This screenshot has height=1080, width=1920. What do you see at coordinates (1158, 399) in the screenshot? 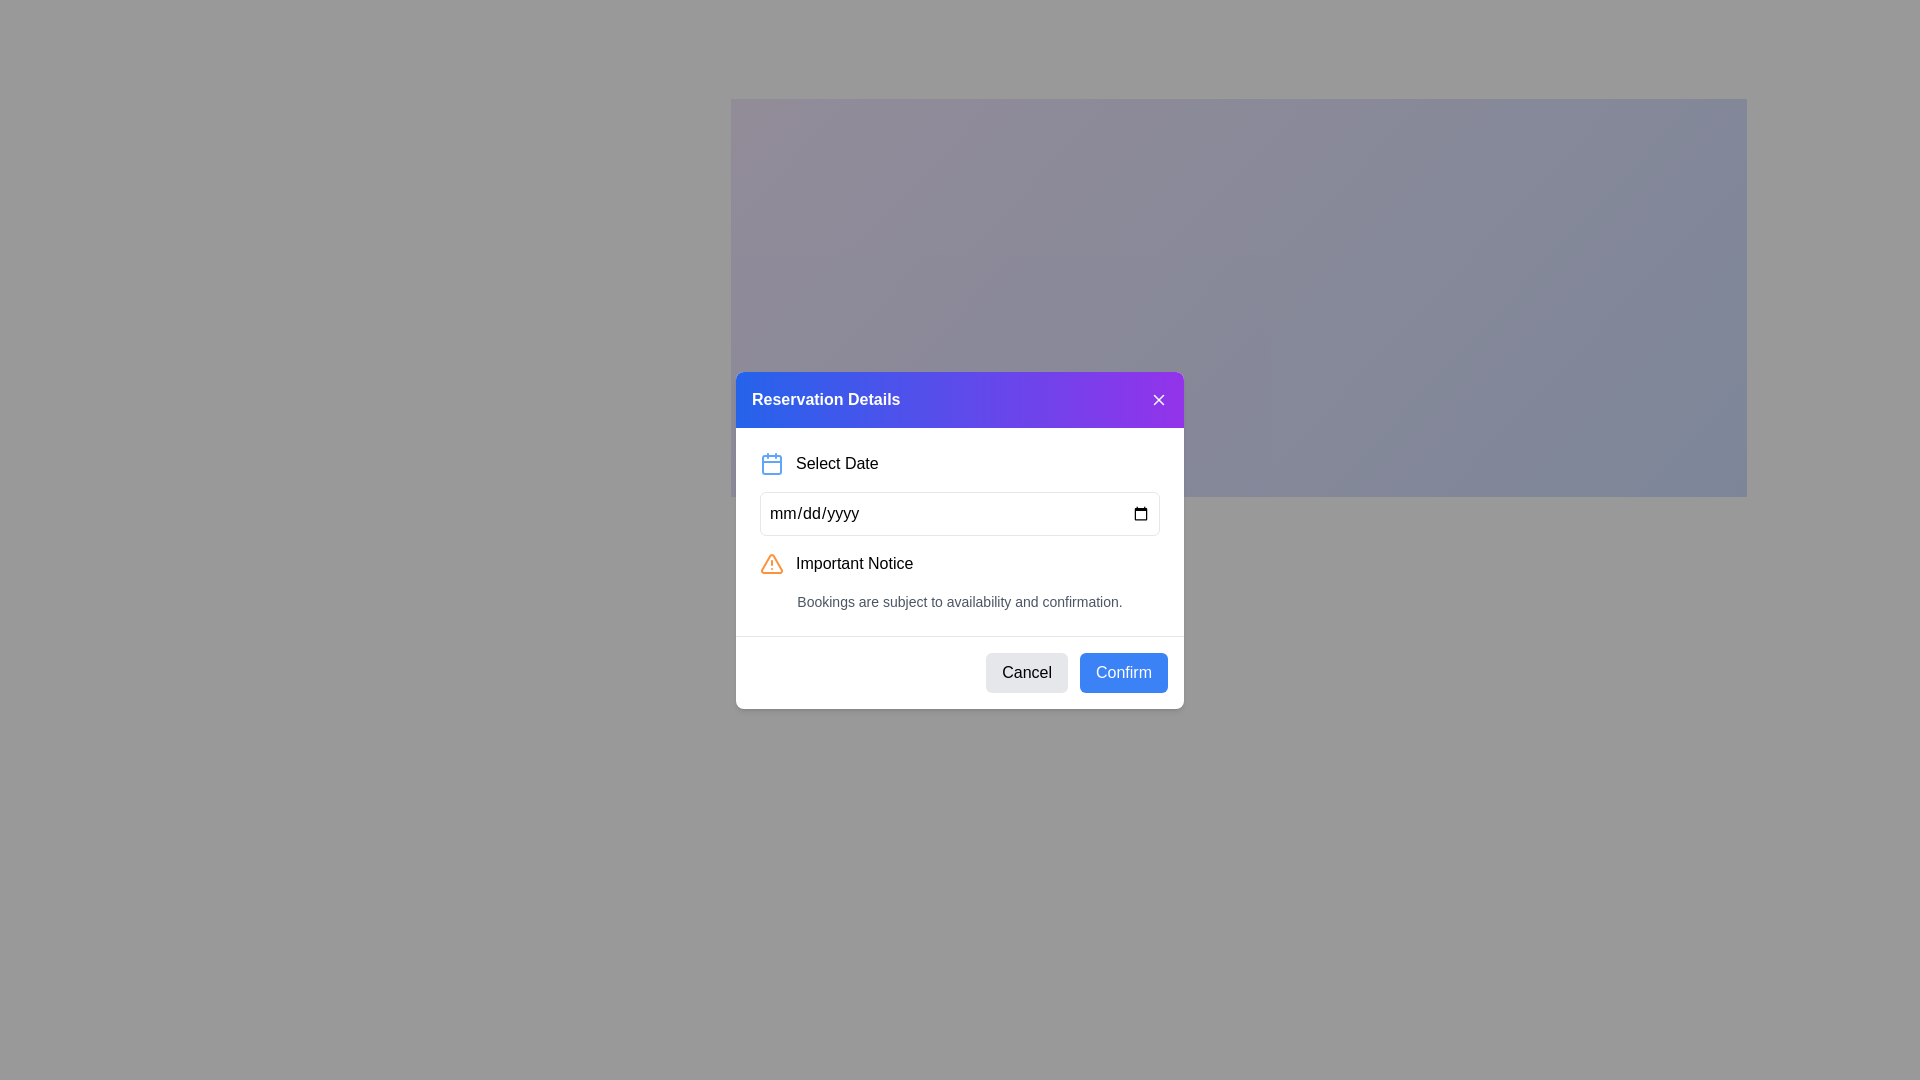
I see `the small square button with a white 'X' icon located at the top-right corner of the purple header titled 'Reservation Details'` at bounding box center [1158, 399].